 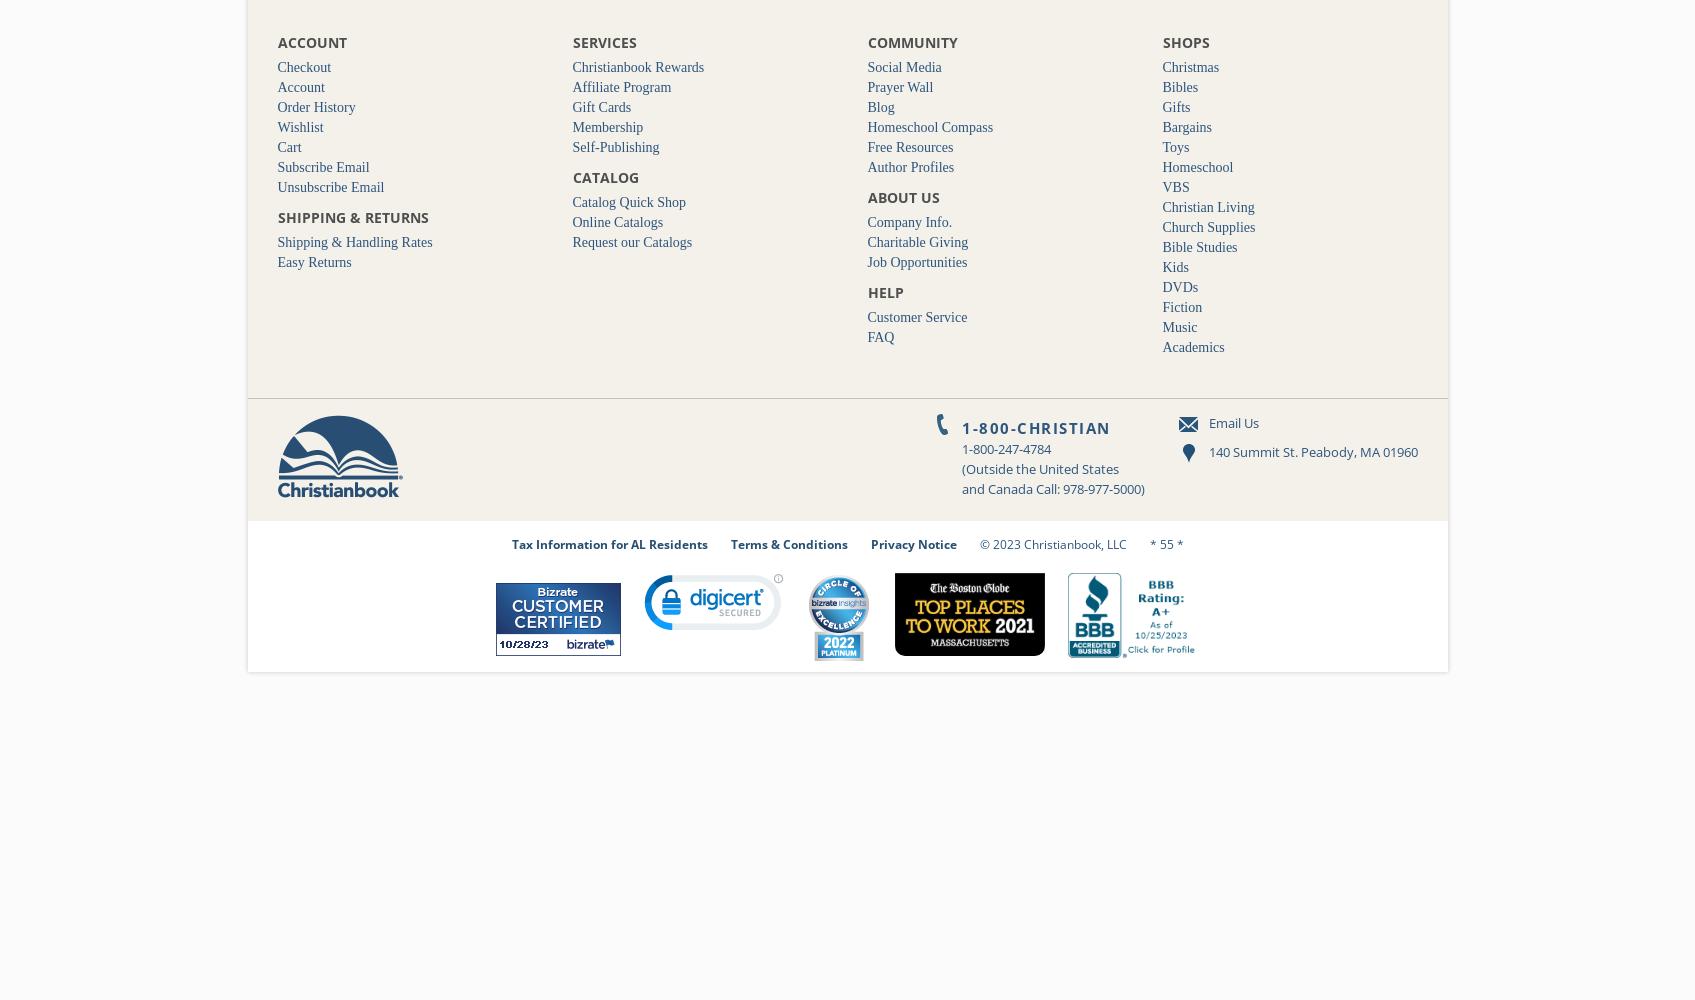 I want to click on 'Tax Information for AL Residents', so click(x=608, y=543).